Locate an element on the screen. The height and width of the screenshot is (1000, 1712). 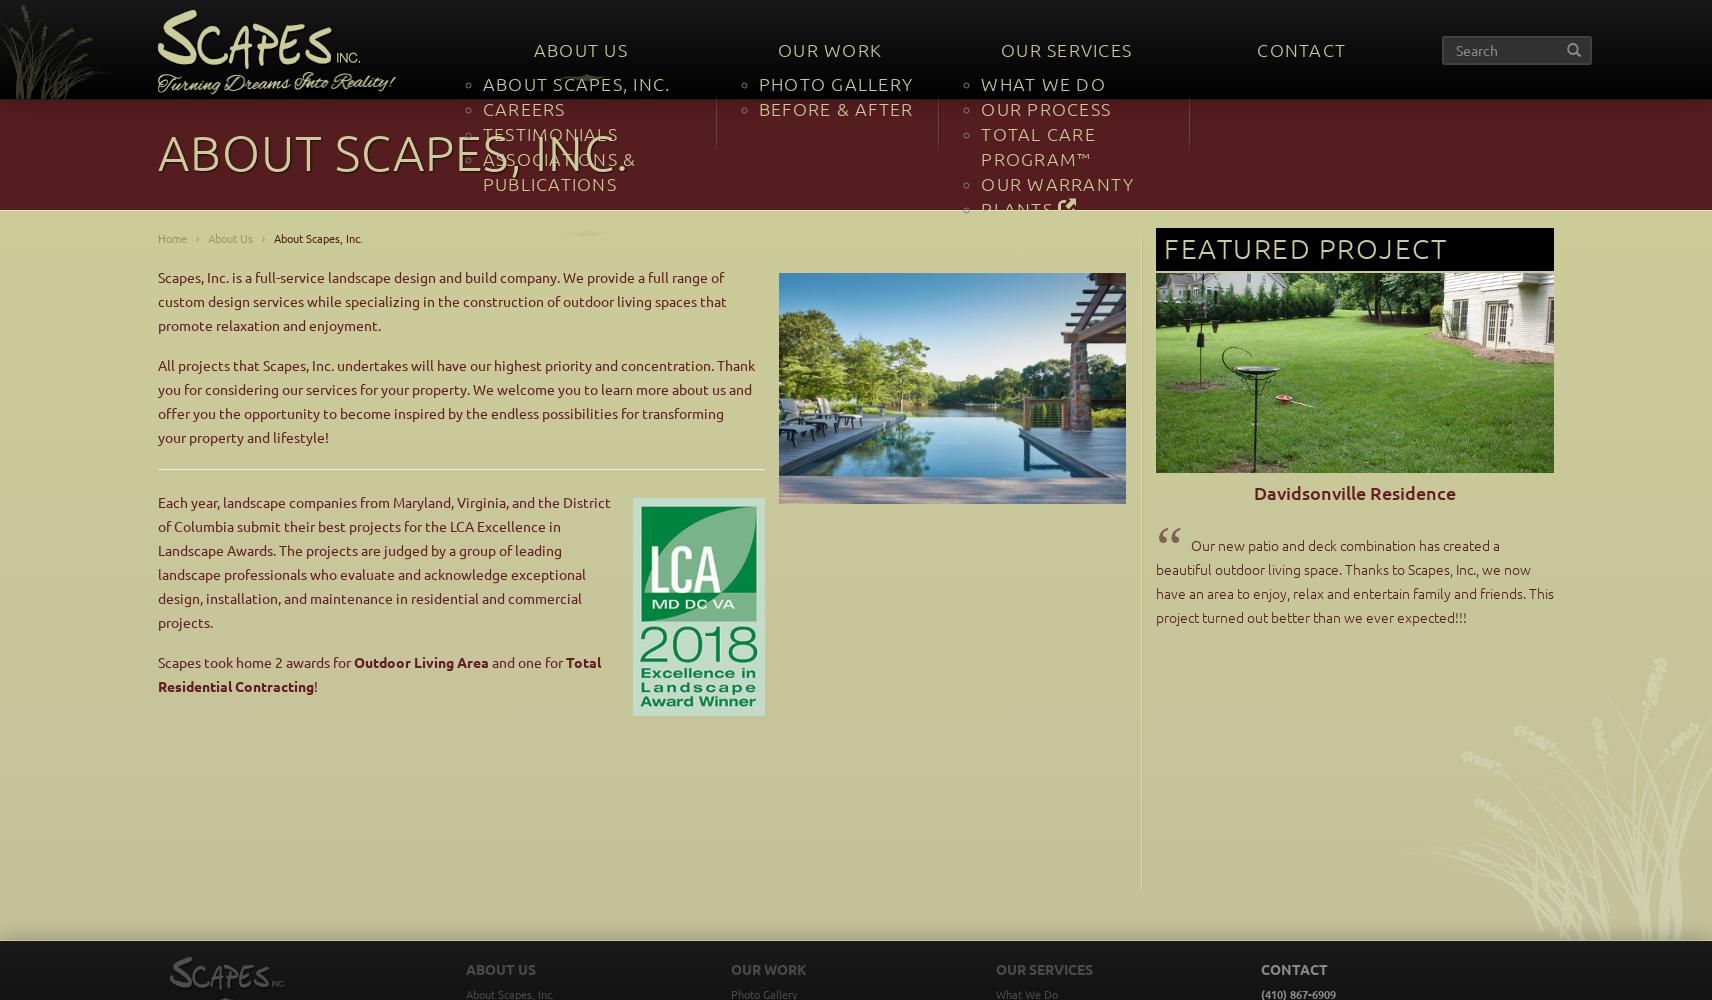
'and one for' is located at coordinates (525, 662).